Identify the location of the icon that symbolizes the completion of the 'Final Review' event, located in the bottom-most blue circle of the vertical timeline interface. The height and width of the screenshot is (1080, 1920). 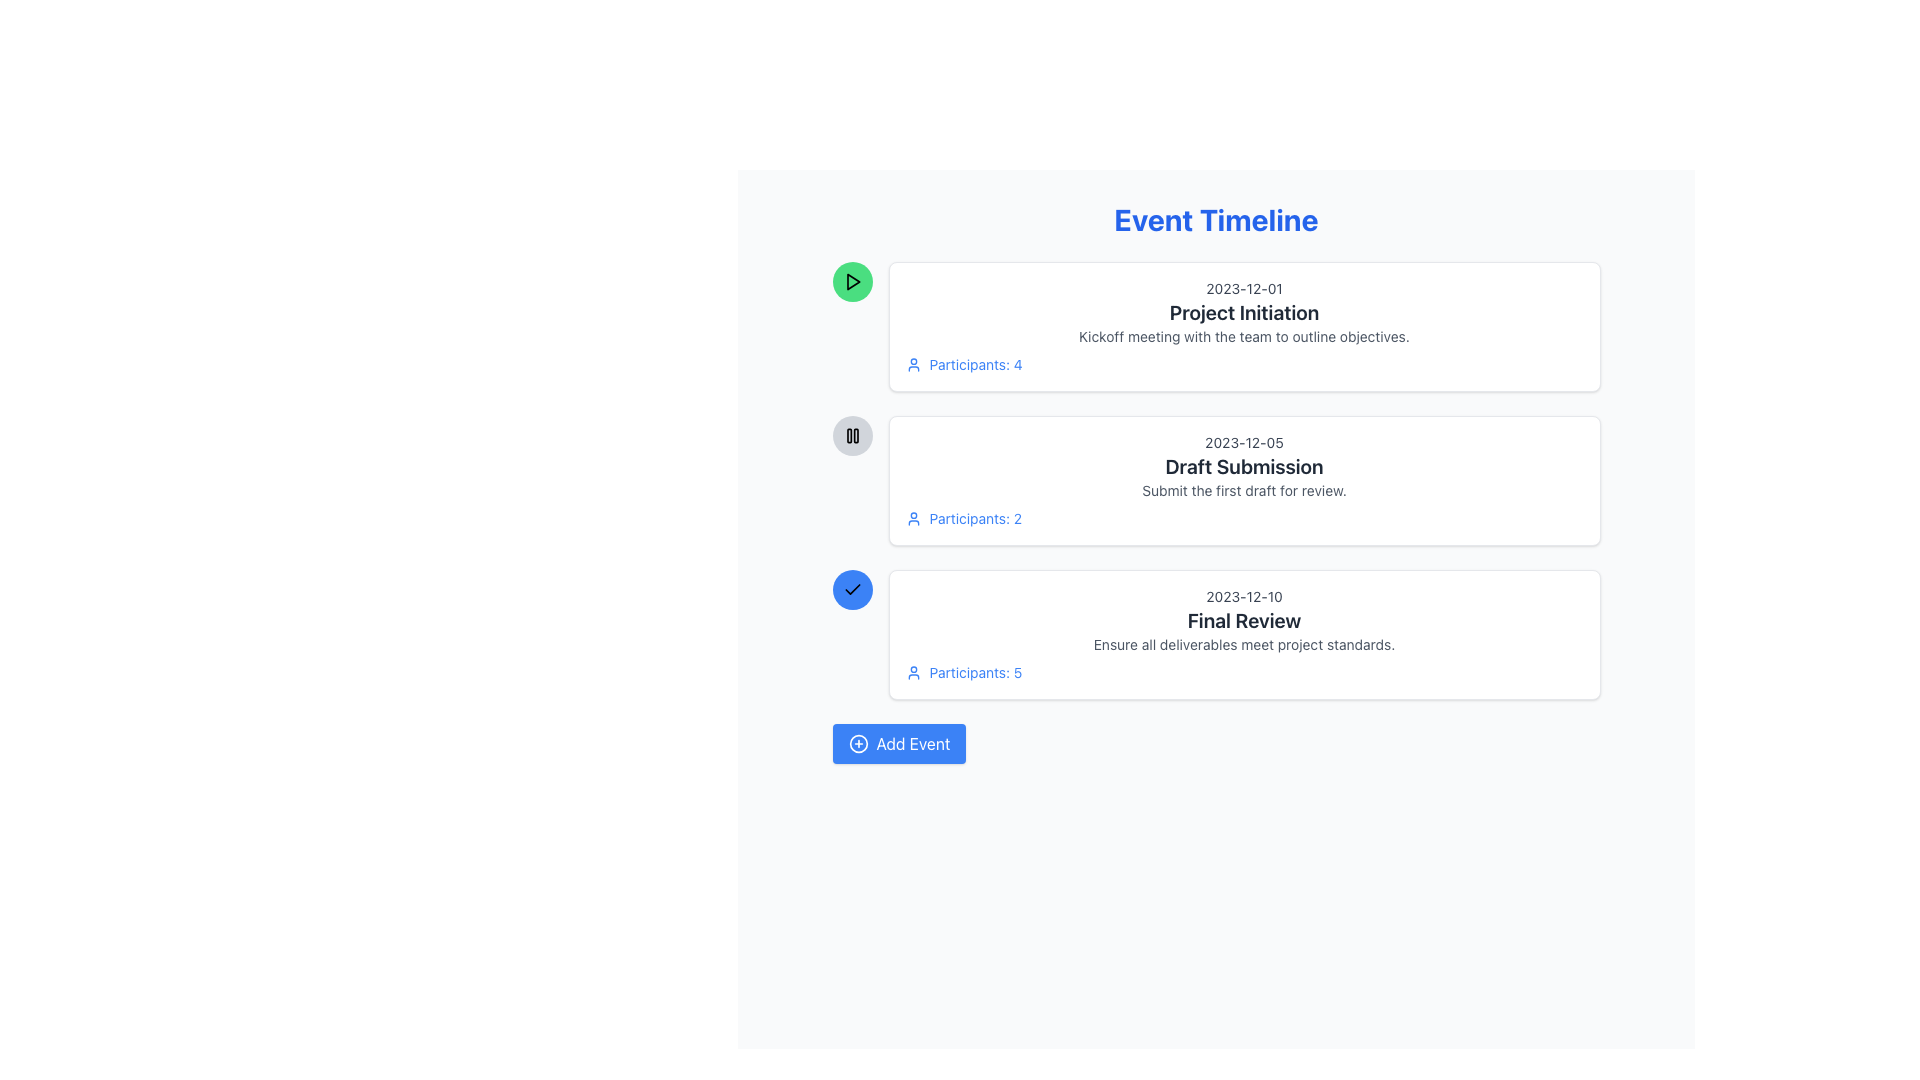
(852, 589).